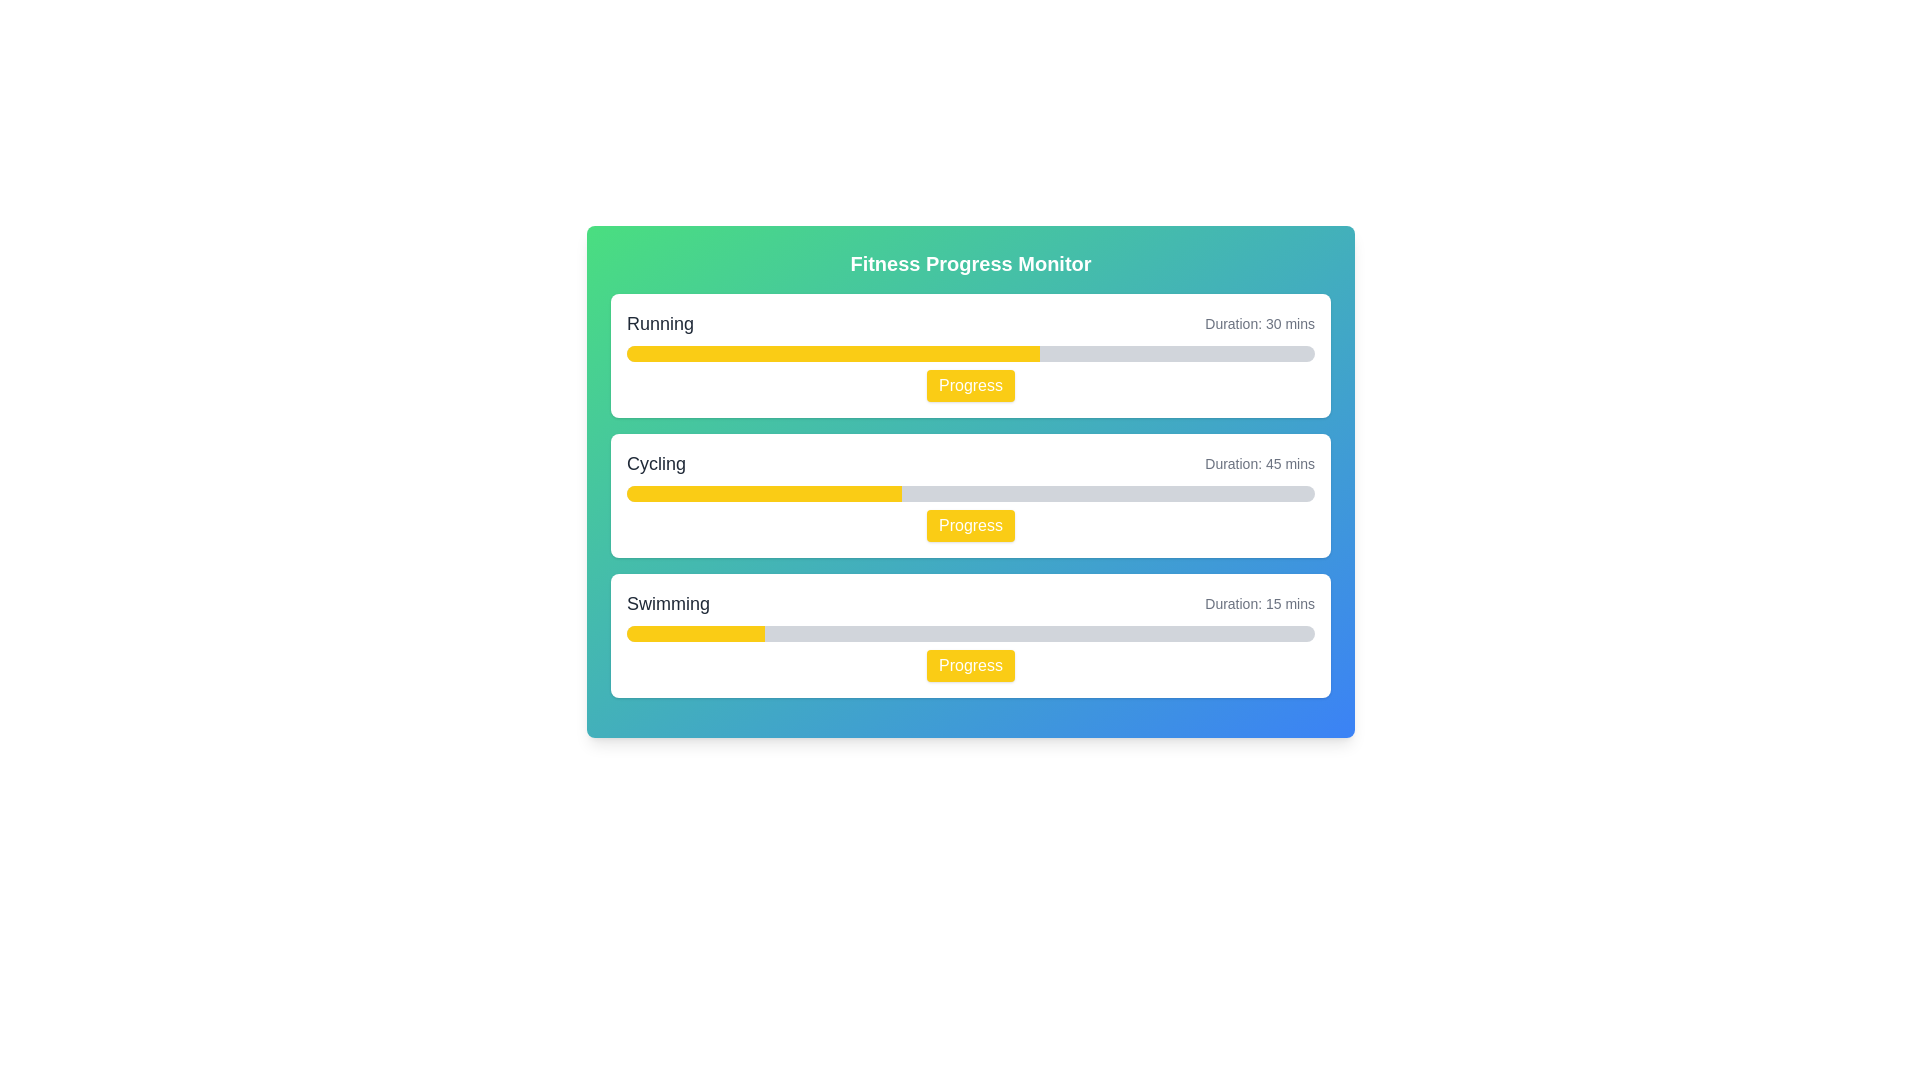  Describe the element at coordinates (970, 385) in the screenshot. I see `the bright yellow button labeled 'Progress' located under the progress bar in the middle-right section of the first card labeled 'Running'` at that location.